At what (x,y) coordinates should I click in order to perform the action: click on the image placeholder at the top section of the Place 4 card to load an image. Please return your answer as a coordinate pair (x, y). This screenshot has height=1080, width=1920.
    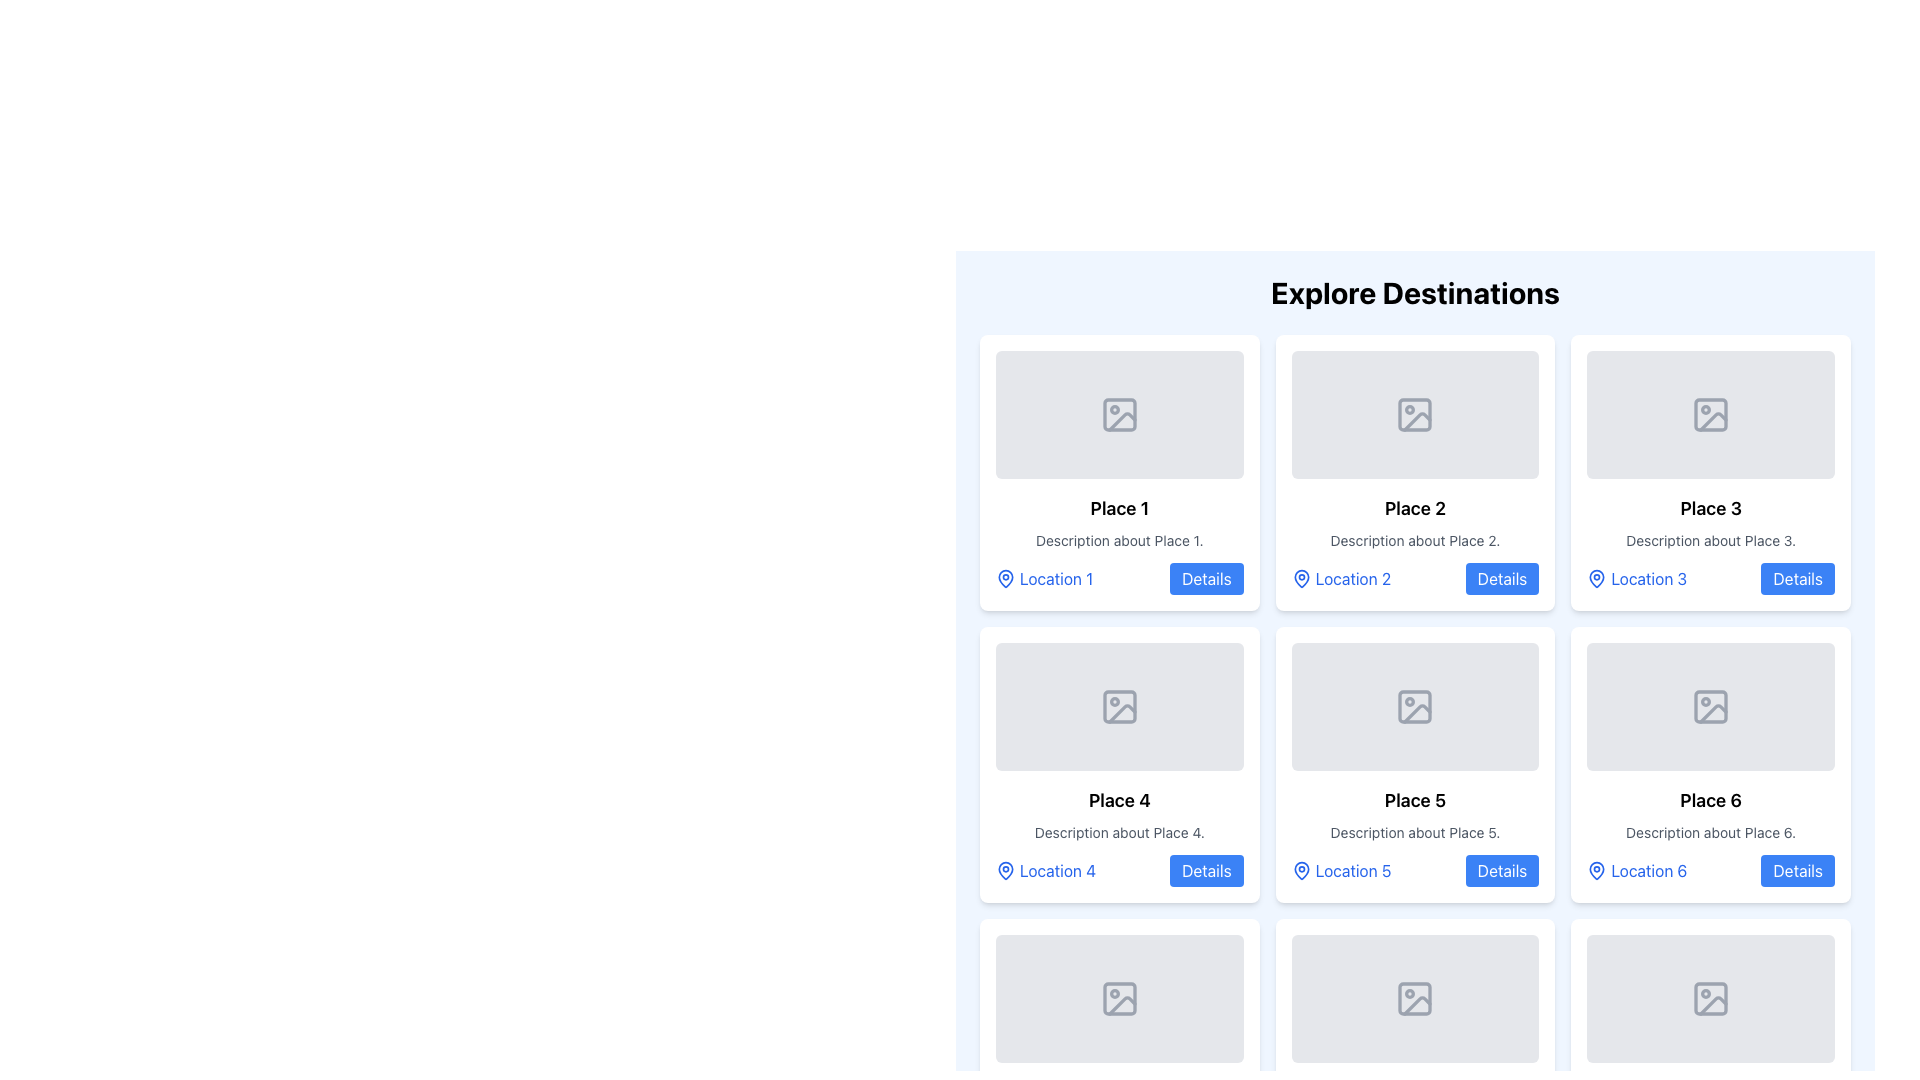
    Looking at the image, I should click on (1118, 705).